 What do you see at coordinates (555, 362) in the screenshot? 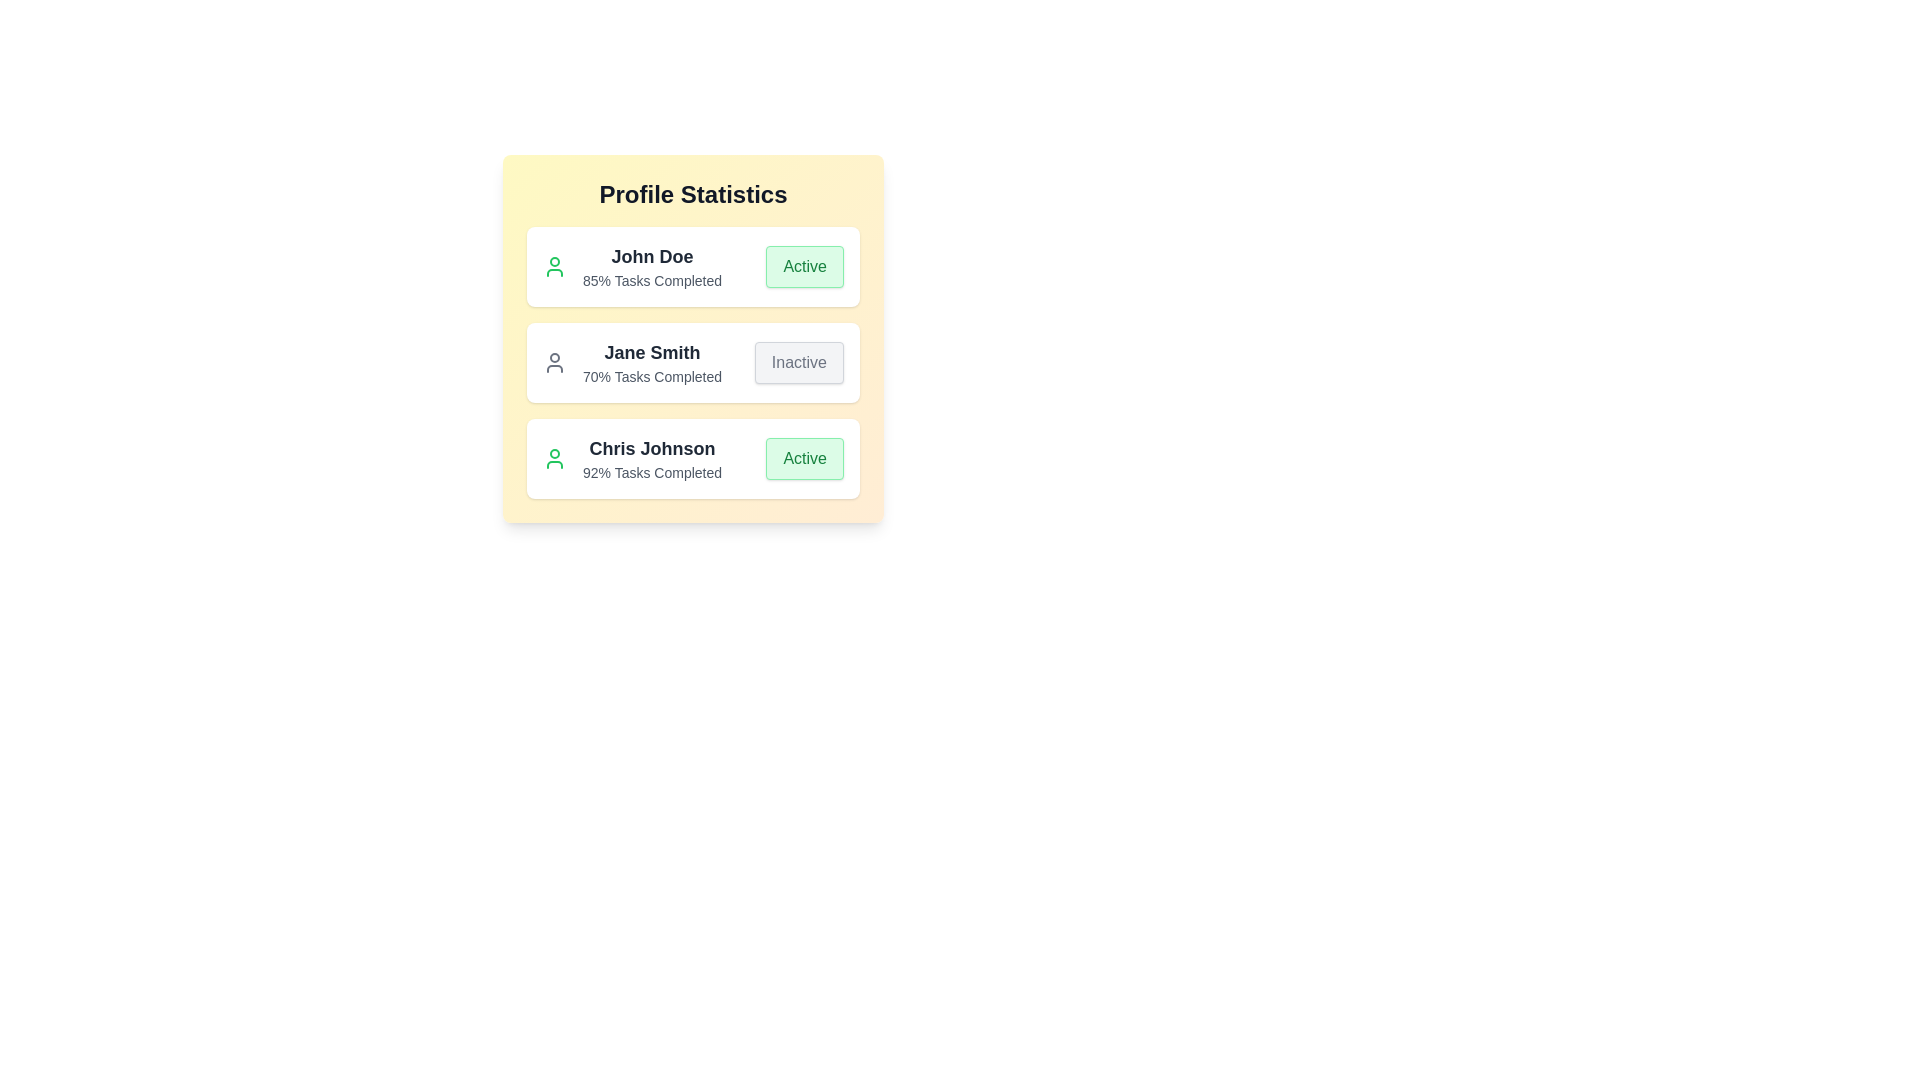
I see `the user icon for Jane Smith to explore additional interactions` at bounding box center [555, 362].